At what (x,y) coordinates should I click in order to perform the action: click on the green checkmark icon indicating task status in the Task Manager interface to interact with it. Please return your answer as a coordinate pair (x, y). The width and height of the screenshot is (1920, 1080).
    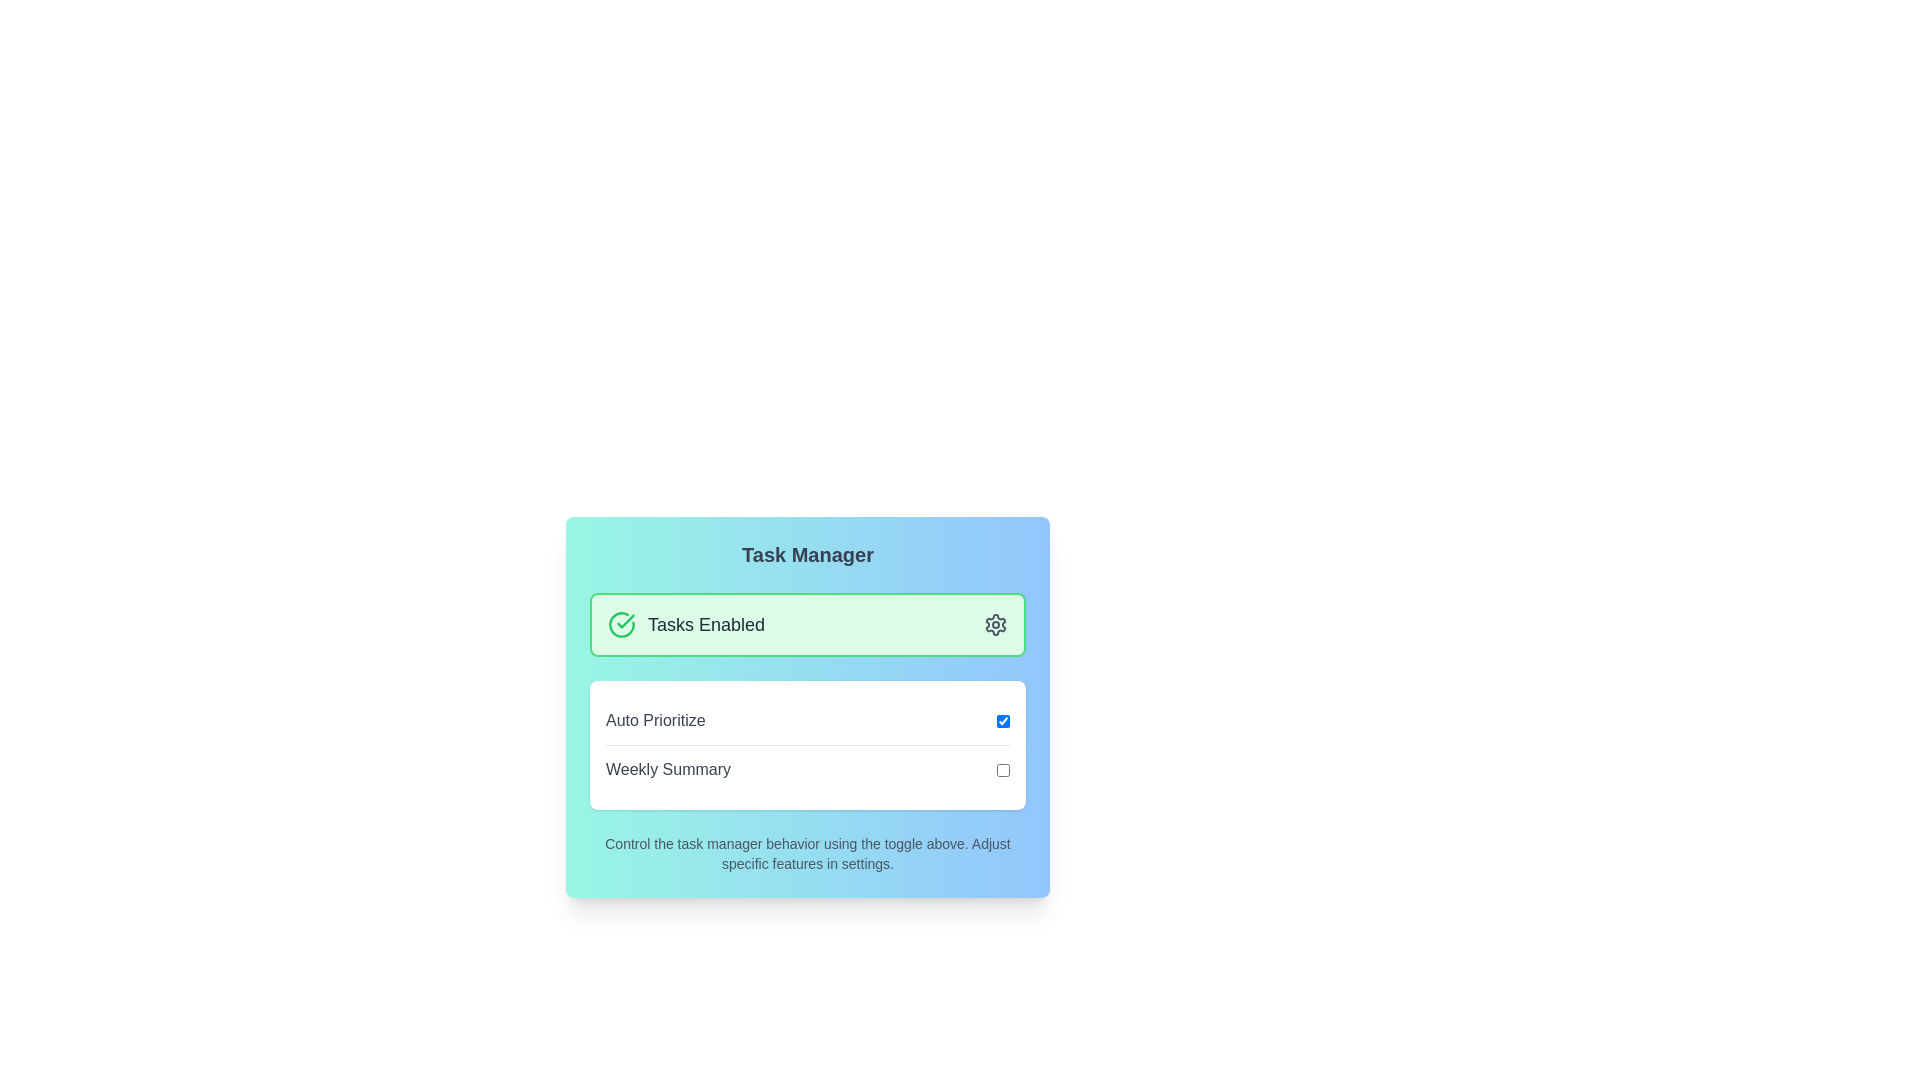
    Looking at the image, I should click on (621, 623).